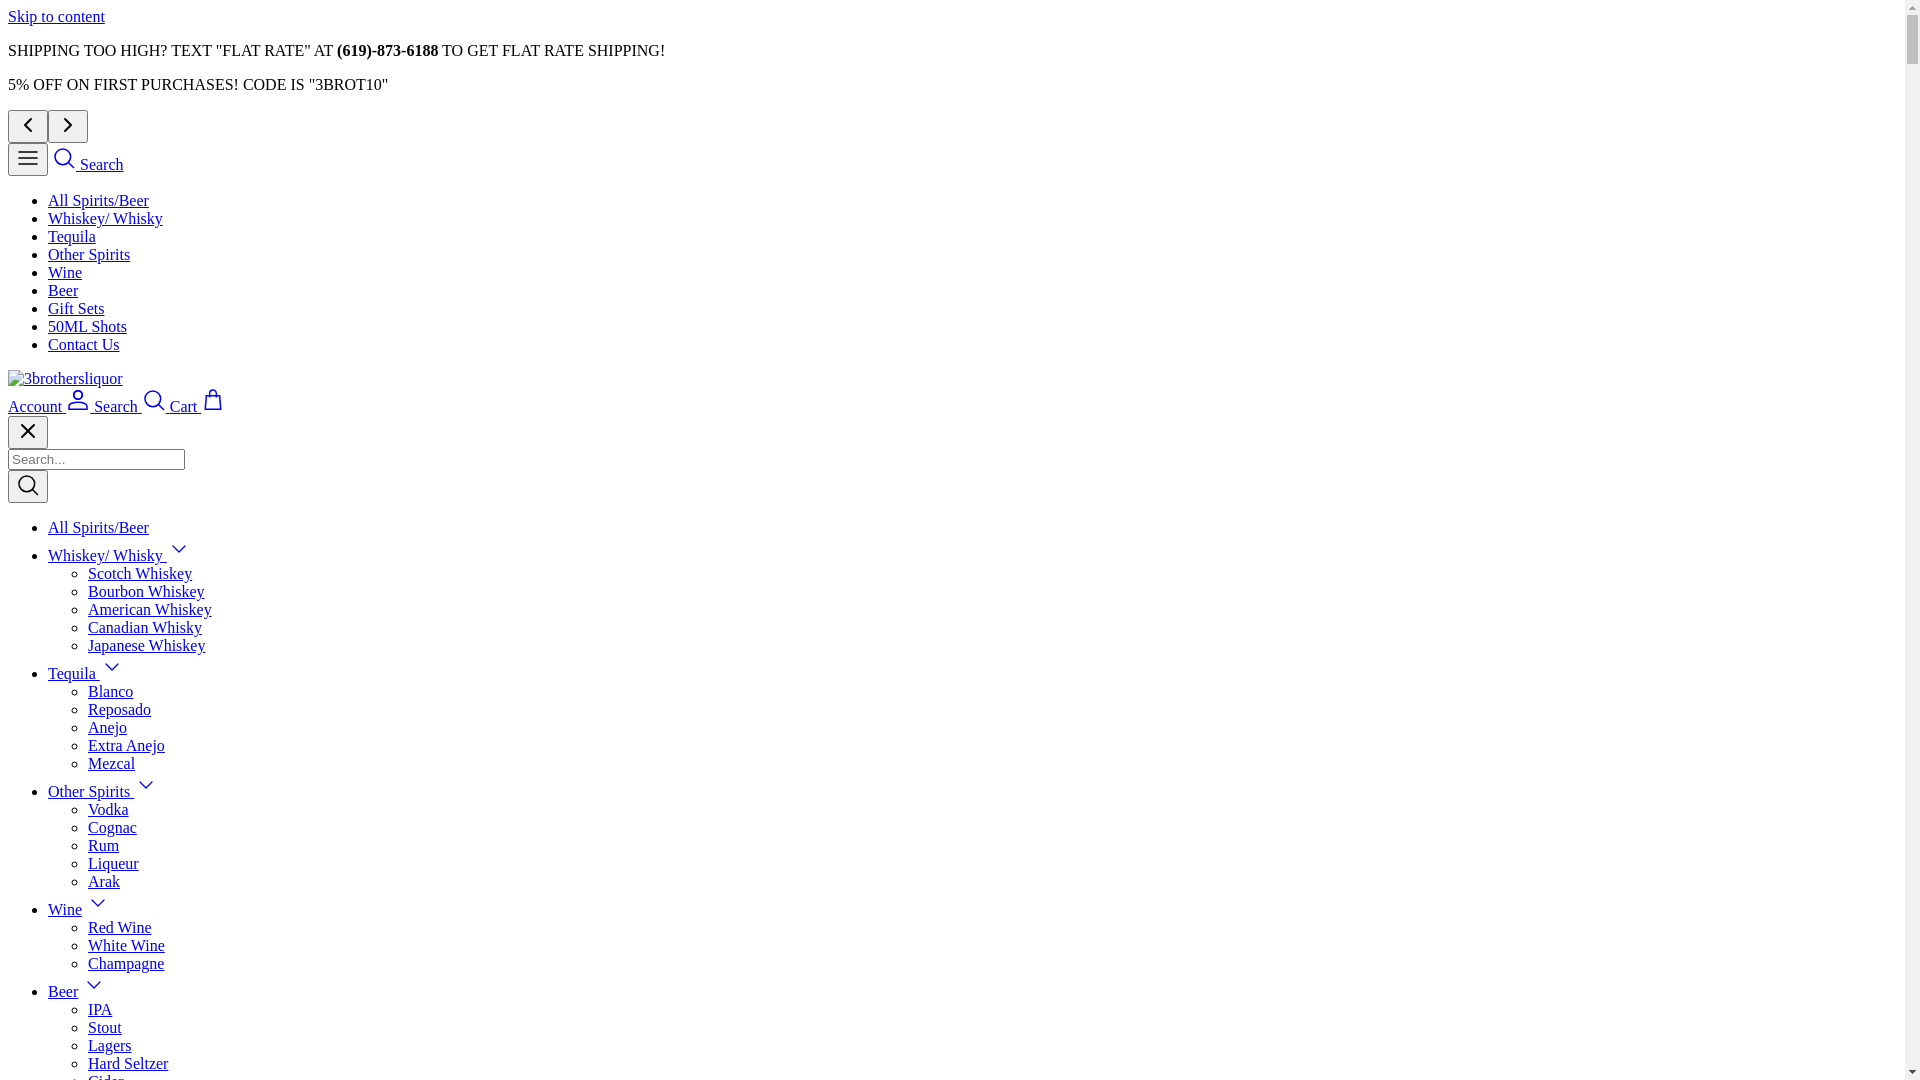  What do you see at coordinates (124, 962) in the screenshot?
I see `'Champagne'` at bounding box center [124, 962].